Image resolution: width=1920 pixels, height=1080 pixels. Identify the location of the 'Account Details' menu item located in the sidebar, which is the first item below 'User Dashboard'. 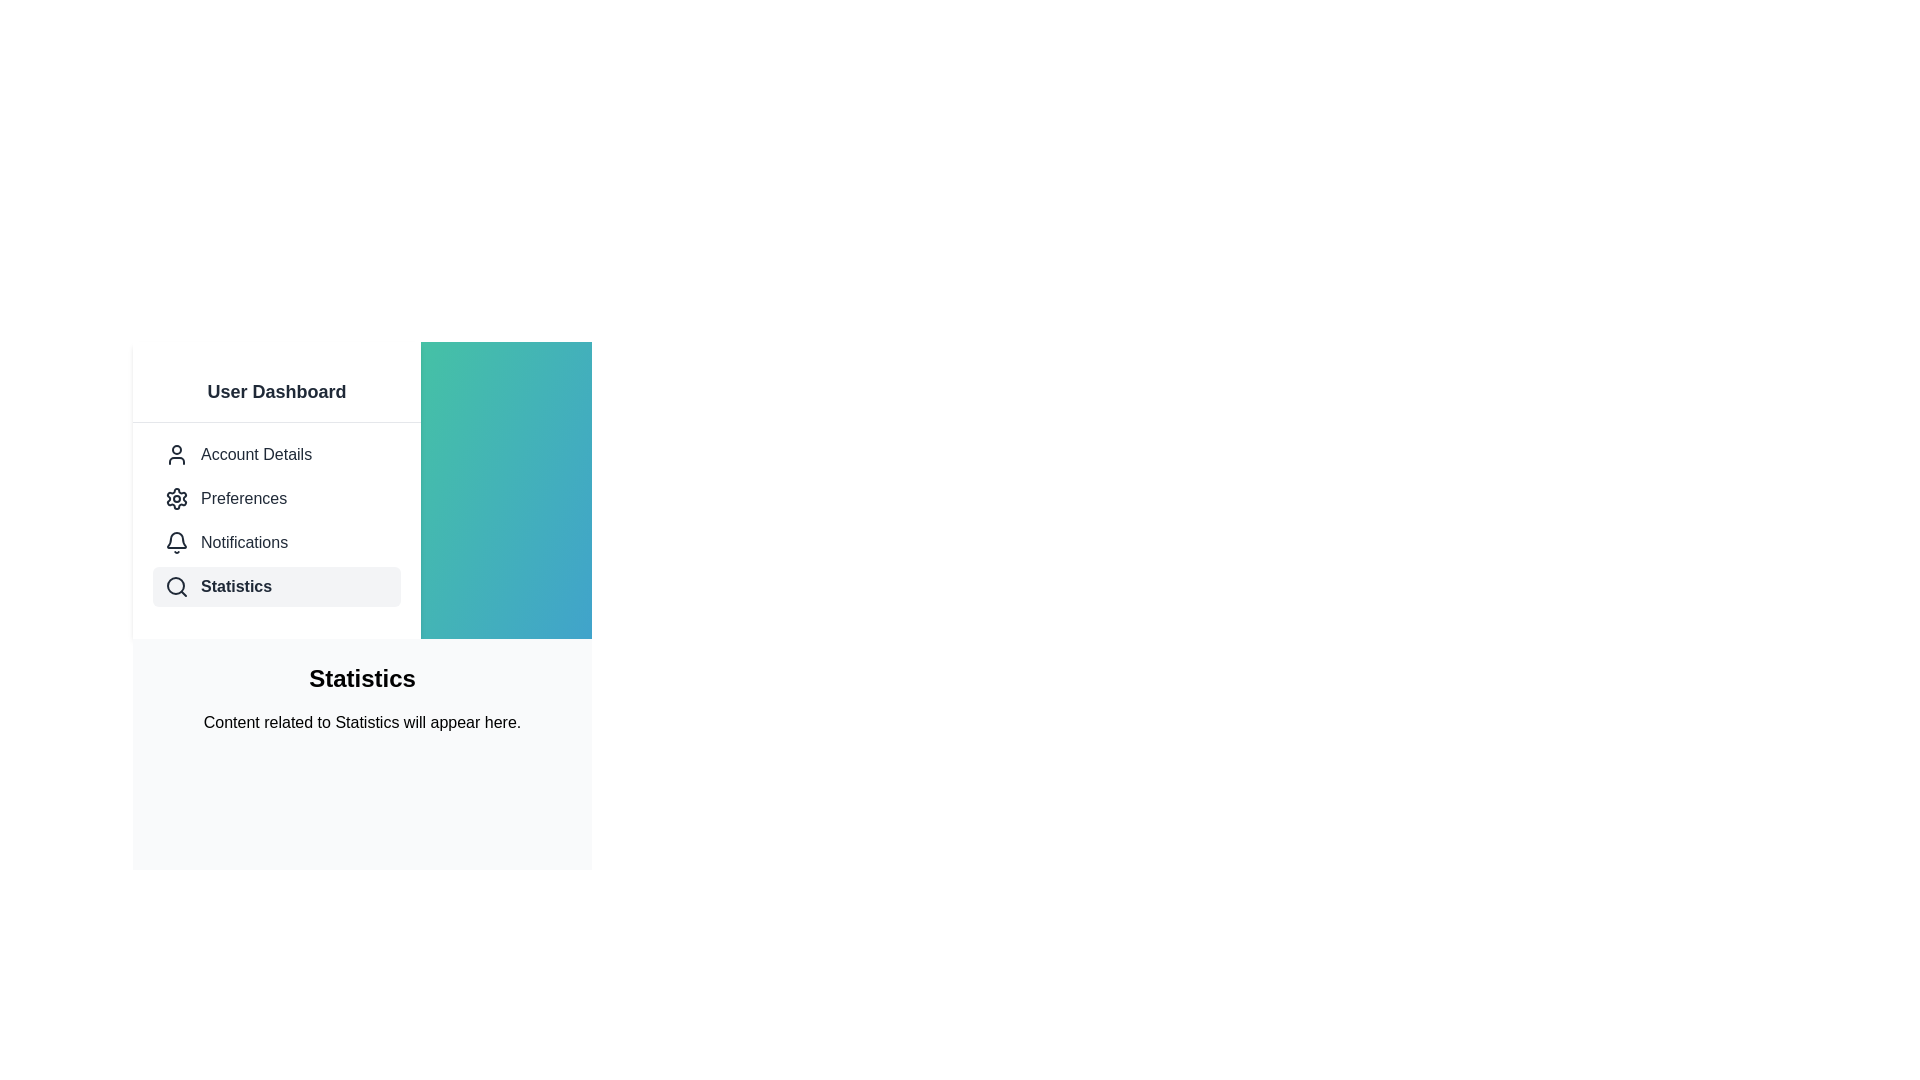
(276, 455).